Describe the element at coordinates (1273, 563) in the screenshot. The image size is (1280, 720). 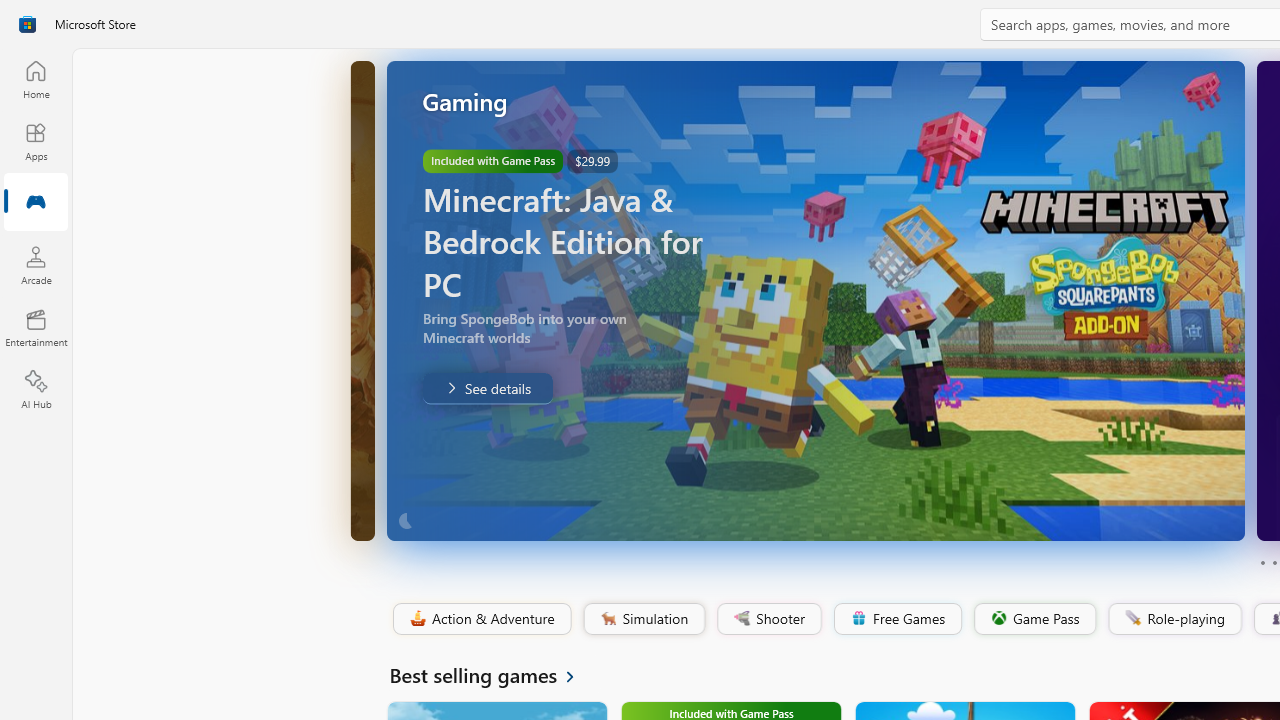
I see `'Page 2'` at that location.